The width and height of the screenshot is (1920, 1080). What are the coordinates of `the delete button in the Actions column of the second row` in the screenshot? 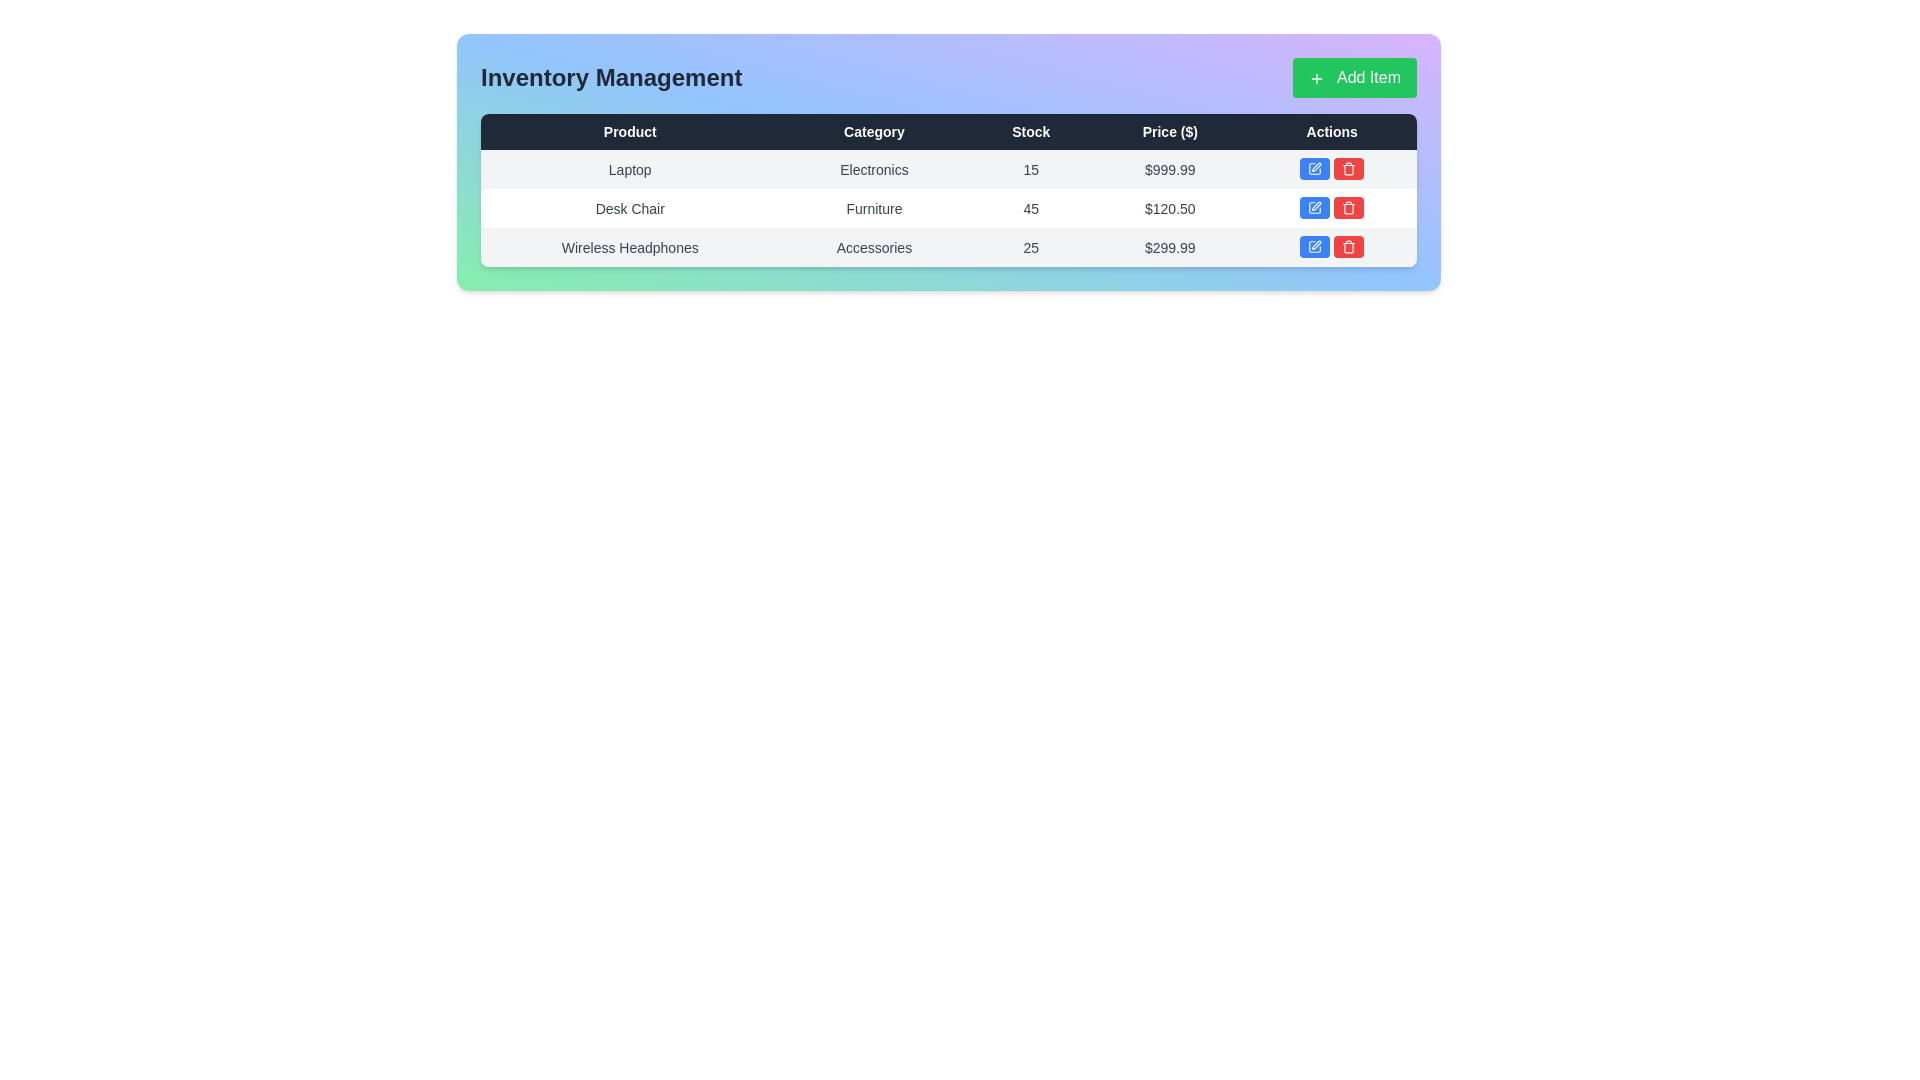 It's located at (1349, 208).